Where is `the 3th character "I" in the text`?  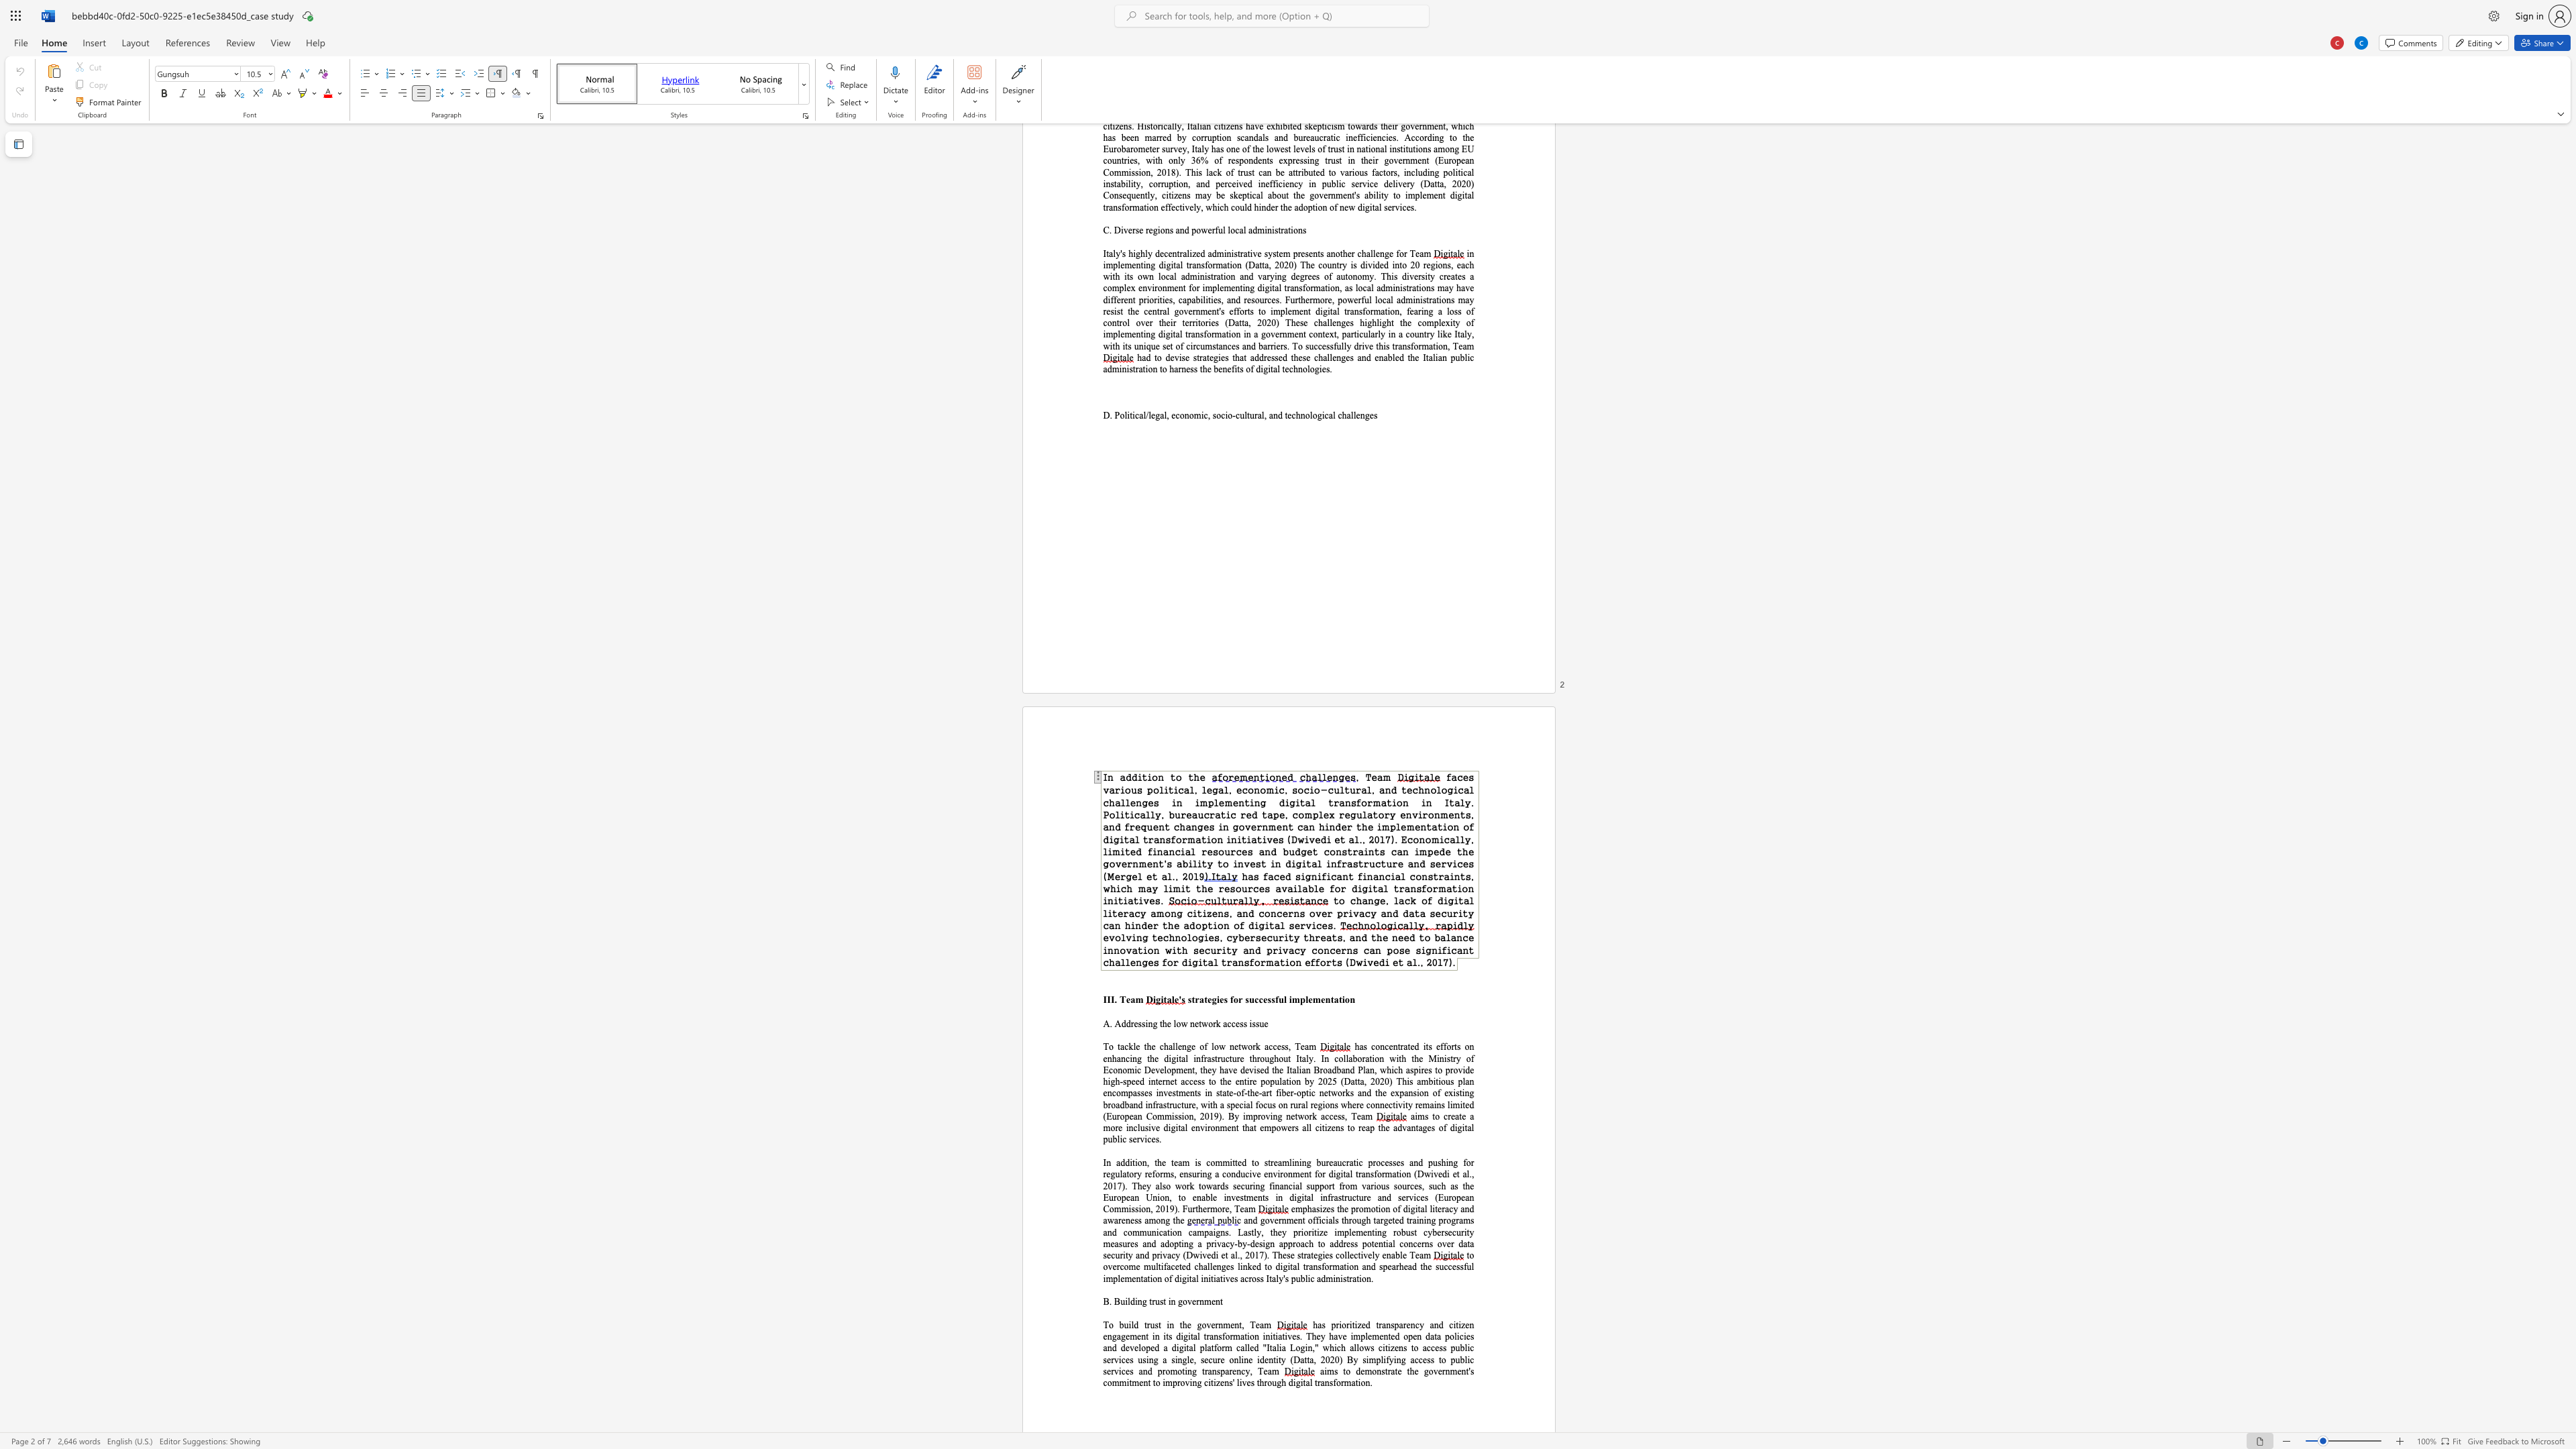
the 3th character "I" in the text is located at coordinates (1112, 998).